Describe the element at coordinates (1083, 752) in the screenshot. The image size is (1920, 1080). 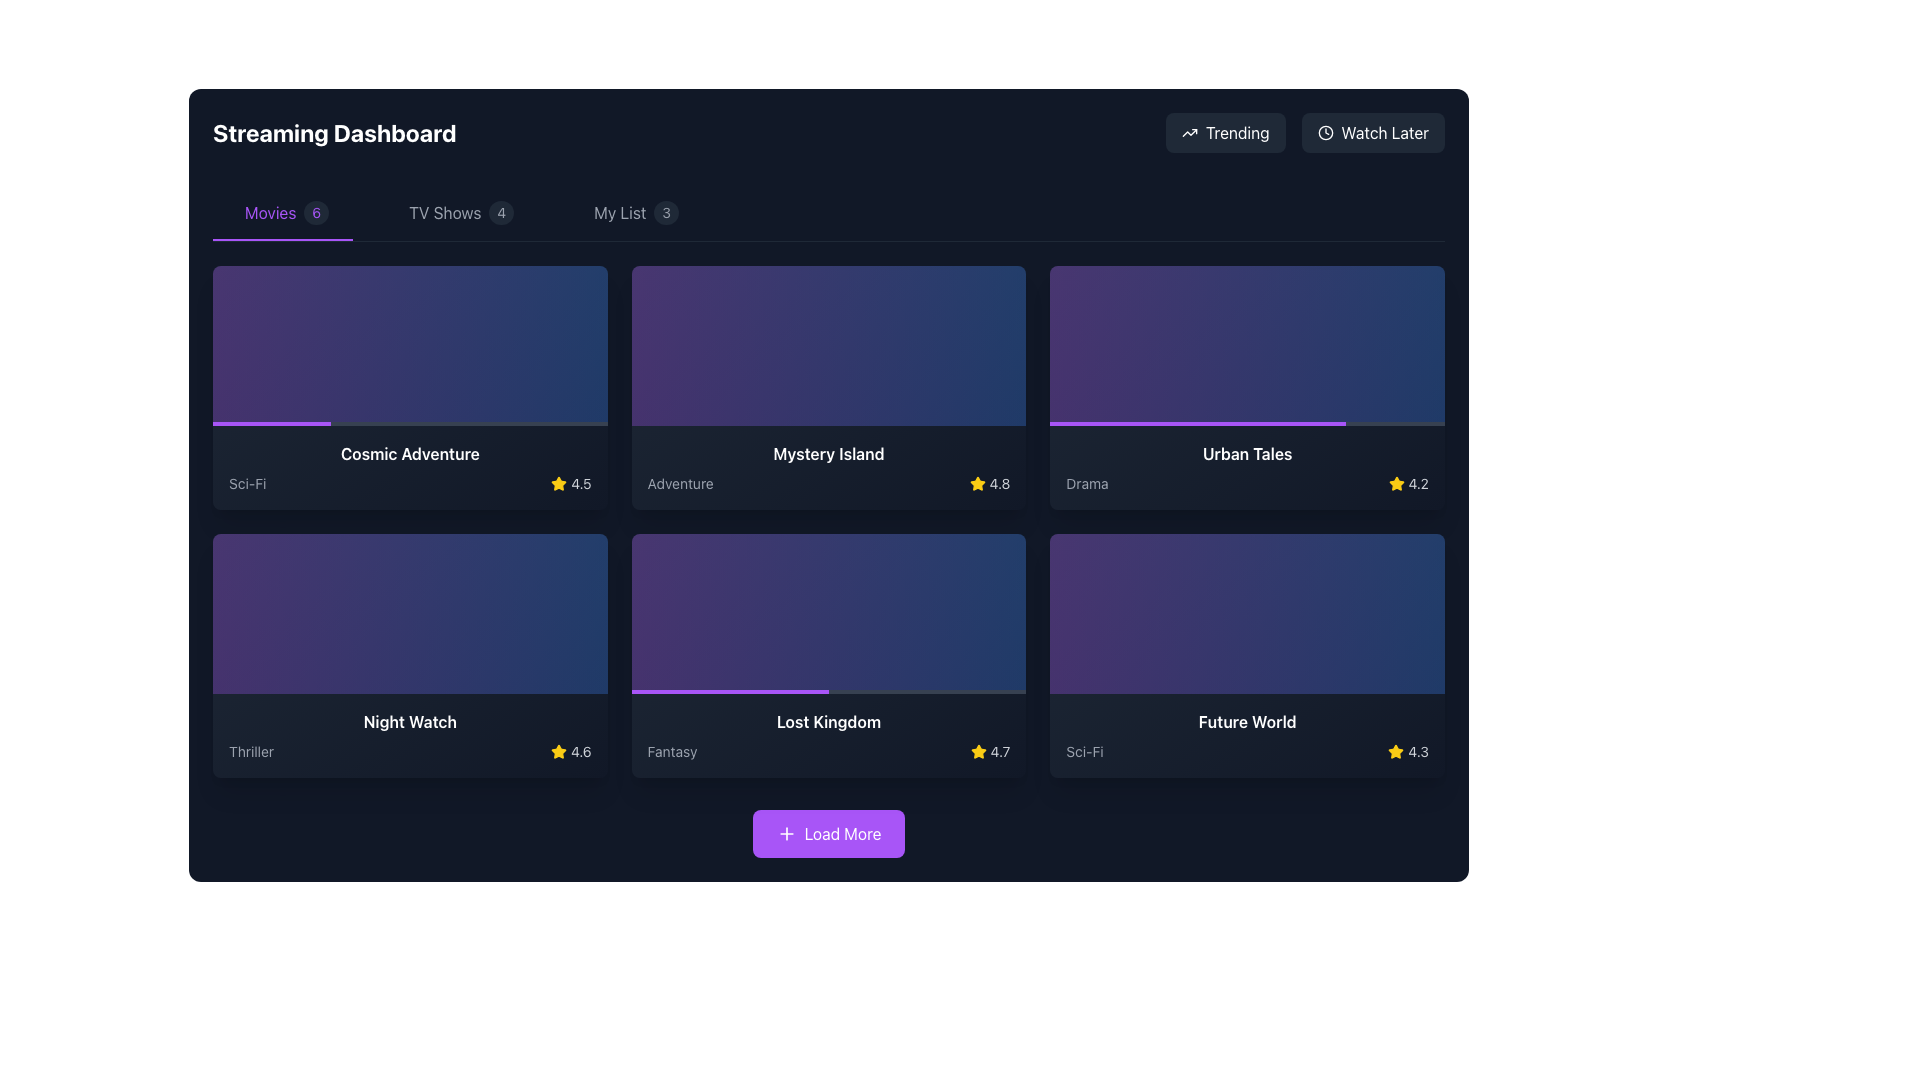
I see `the 'Sci-Fi' text label located in the bottom-left corner of the 'Future World' content block, positioned to the left of the yellow star icon and '4.3' rating text` at that location.